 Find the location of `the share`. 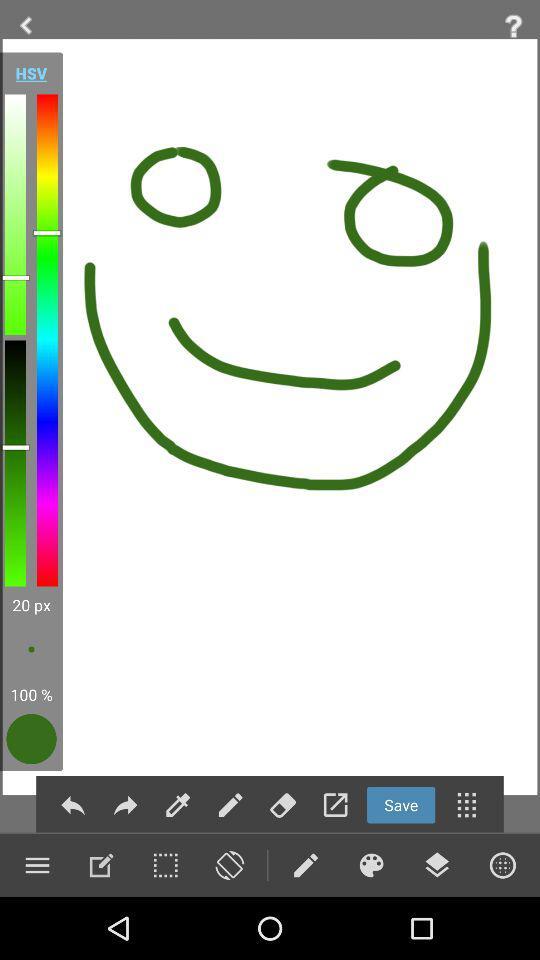

the share is located at coordinates (125, 805).